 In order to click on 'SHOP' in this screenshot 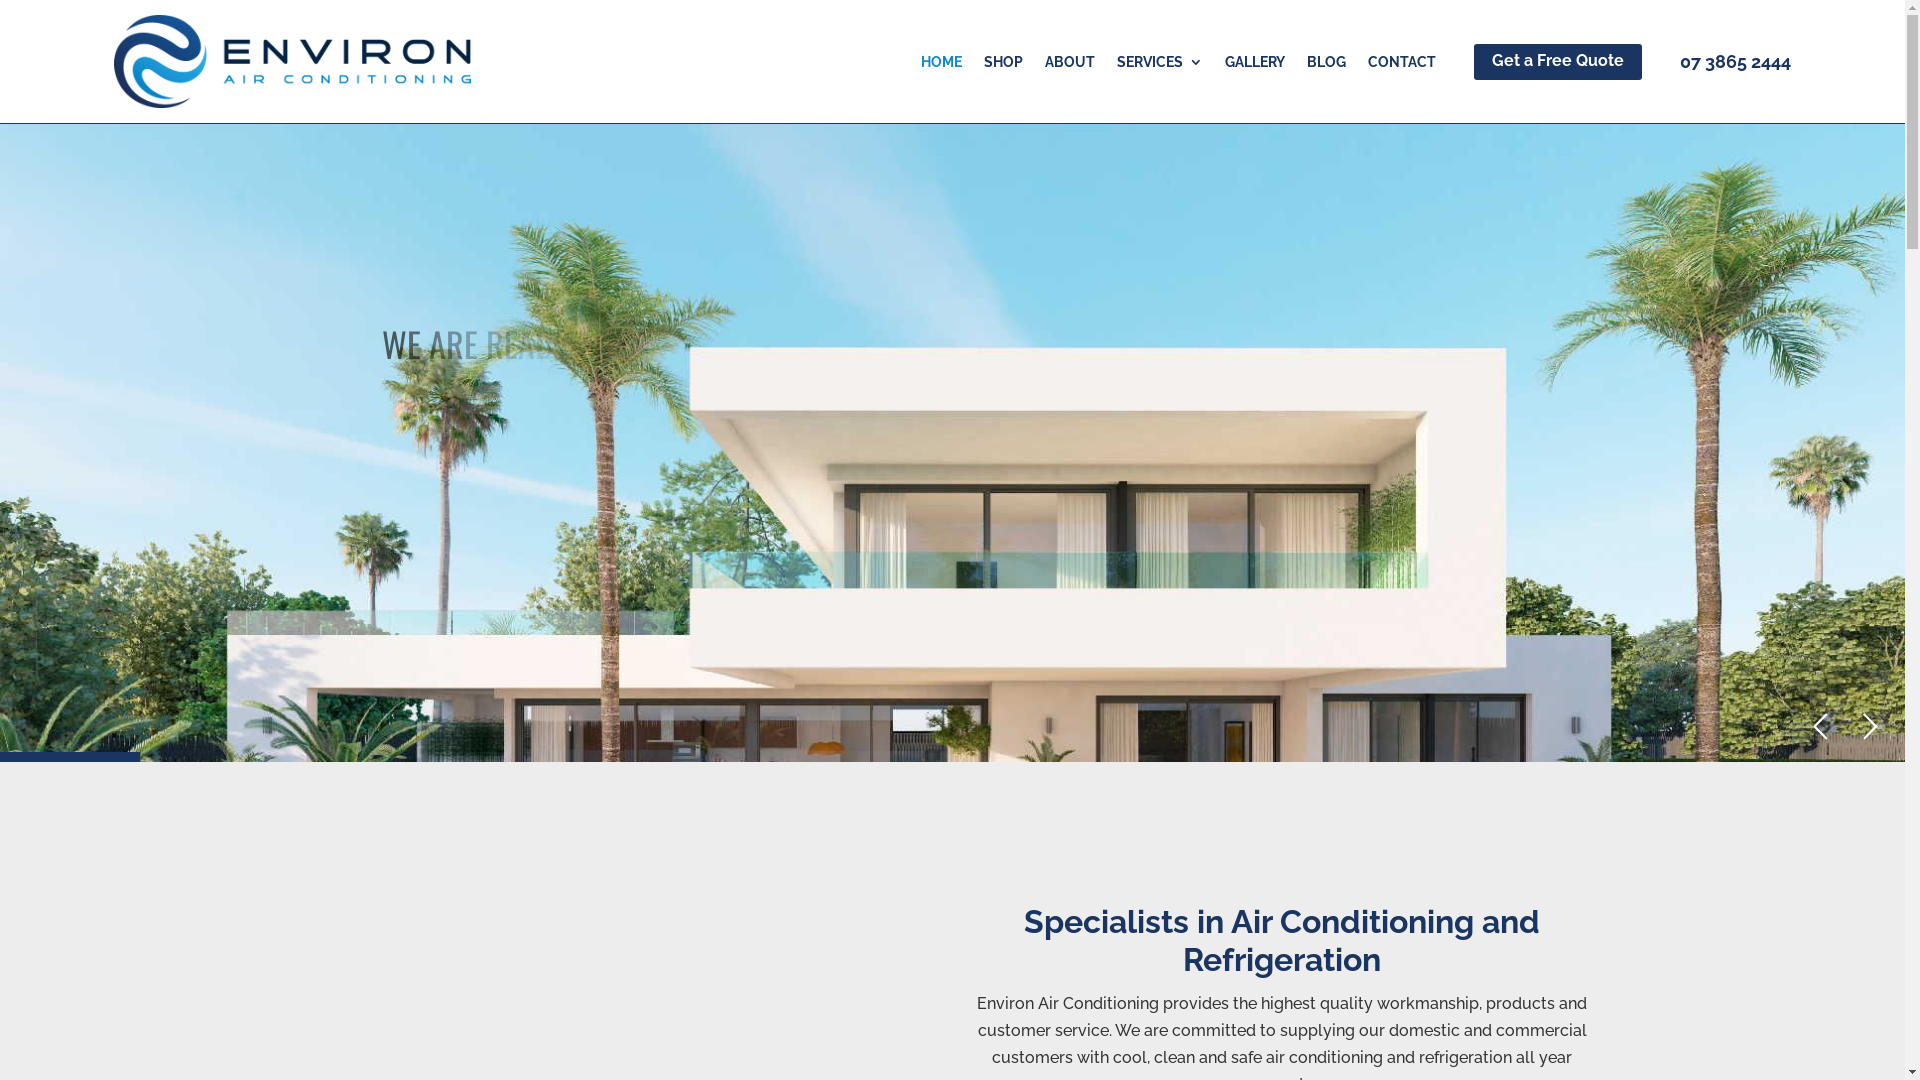, I will do `click(1003, 64)`.